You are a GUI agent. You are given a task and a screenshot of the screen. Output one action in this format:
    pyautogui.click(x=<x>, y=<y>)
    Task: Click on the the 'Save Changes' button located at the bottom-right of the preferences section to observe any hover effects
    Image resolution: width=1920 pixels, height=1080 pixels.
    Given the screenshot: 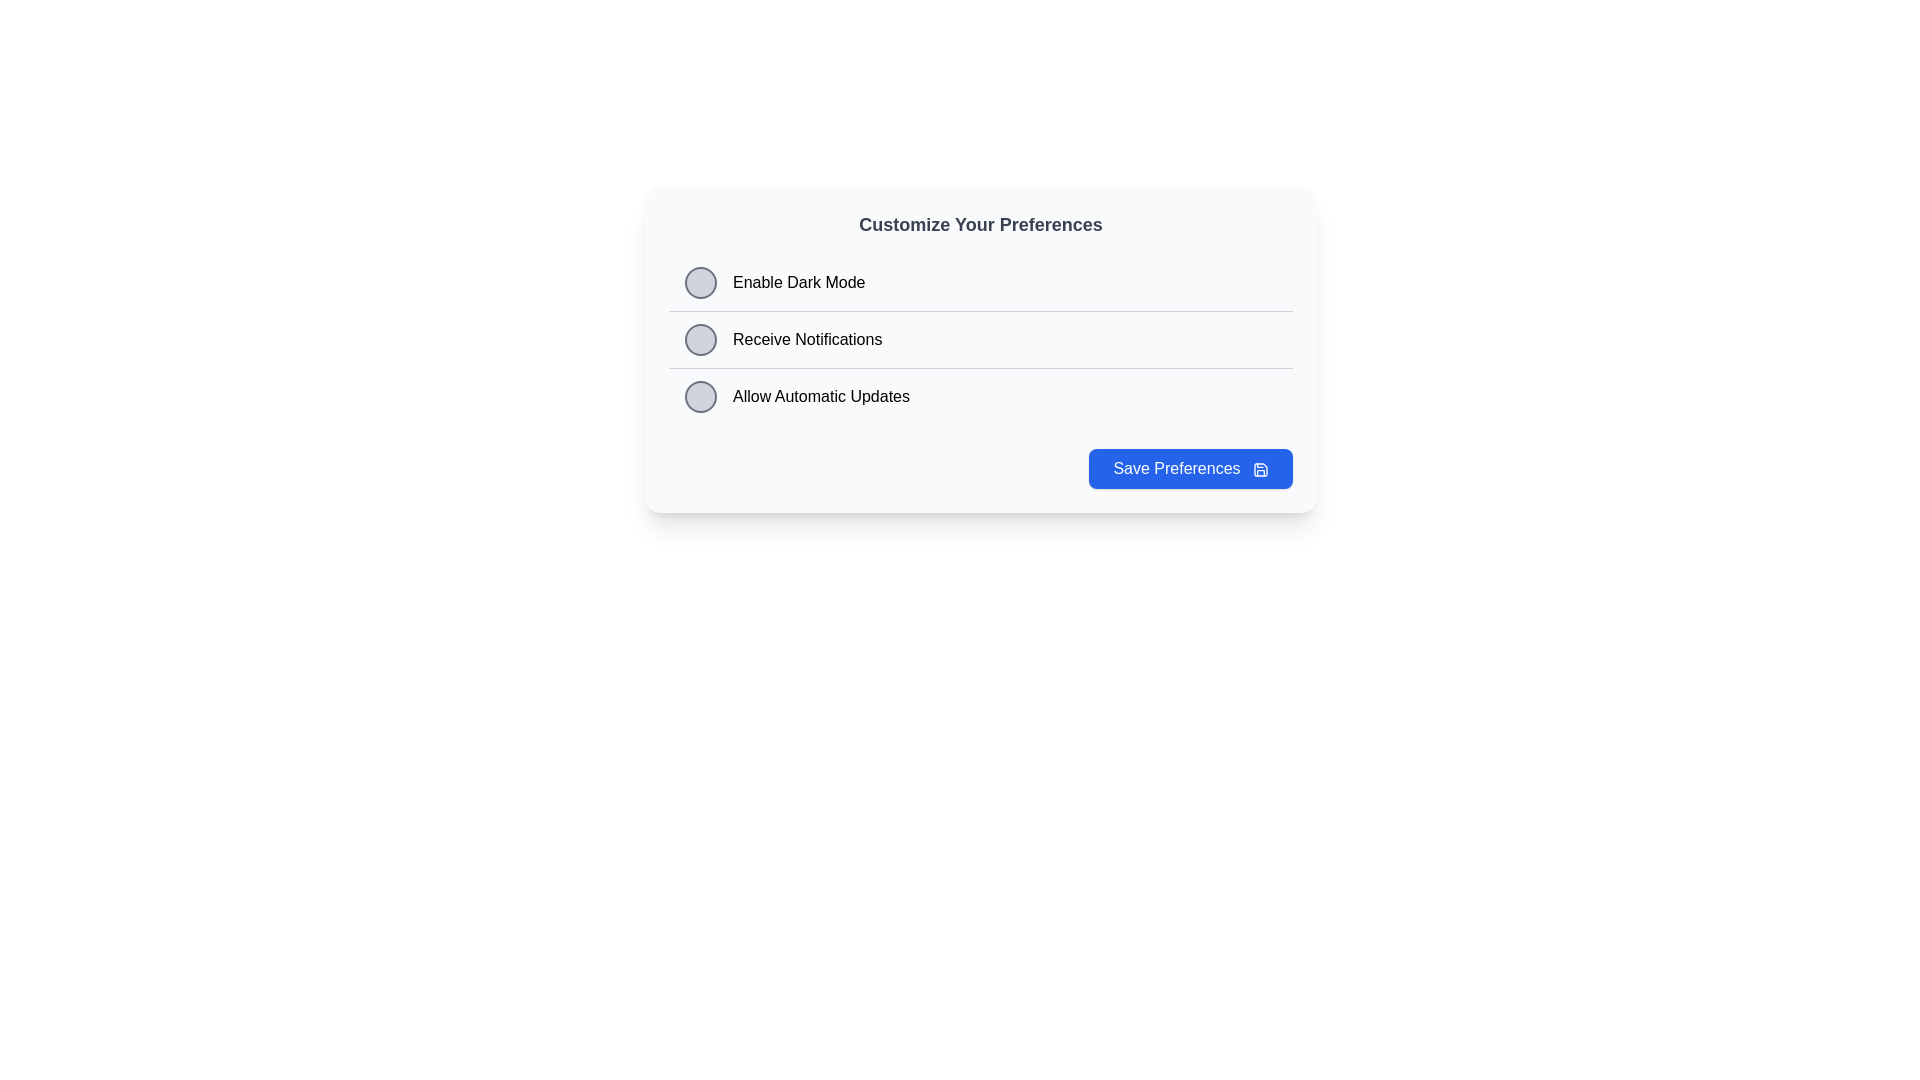 What is the action you would take?
    pyautogui.click(x=1191, y=469)
    